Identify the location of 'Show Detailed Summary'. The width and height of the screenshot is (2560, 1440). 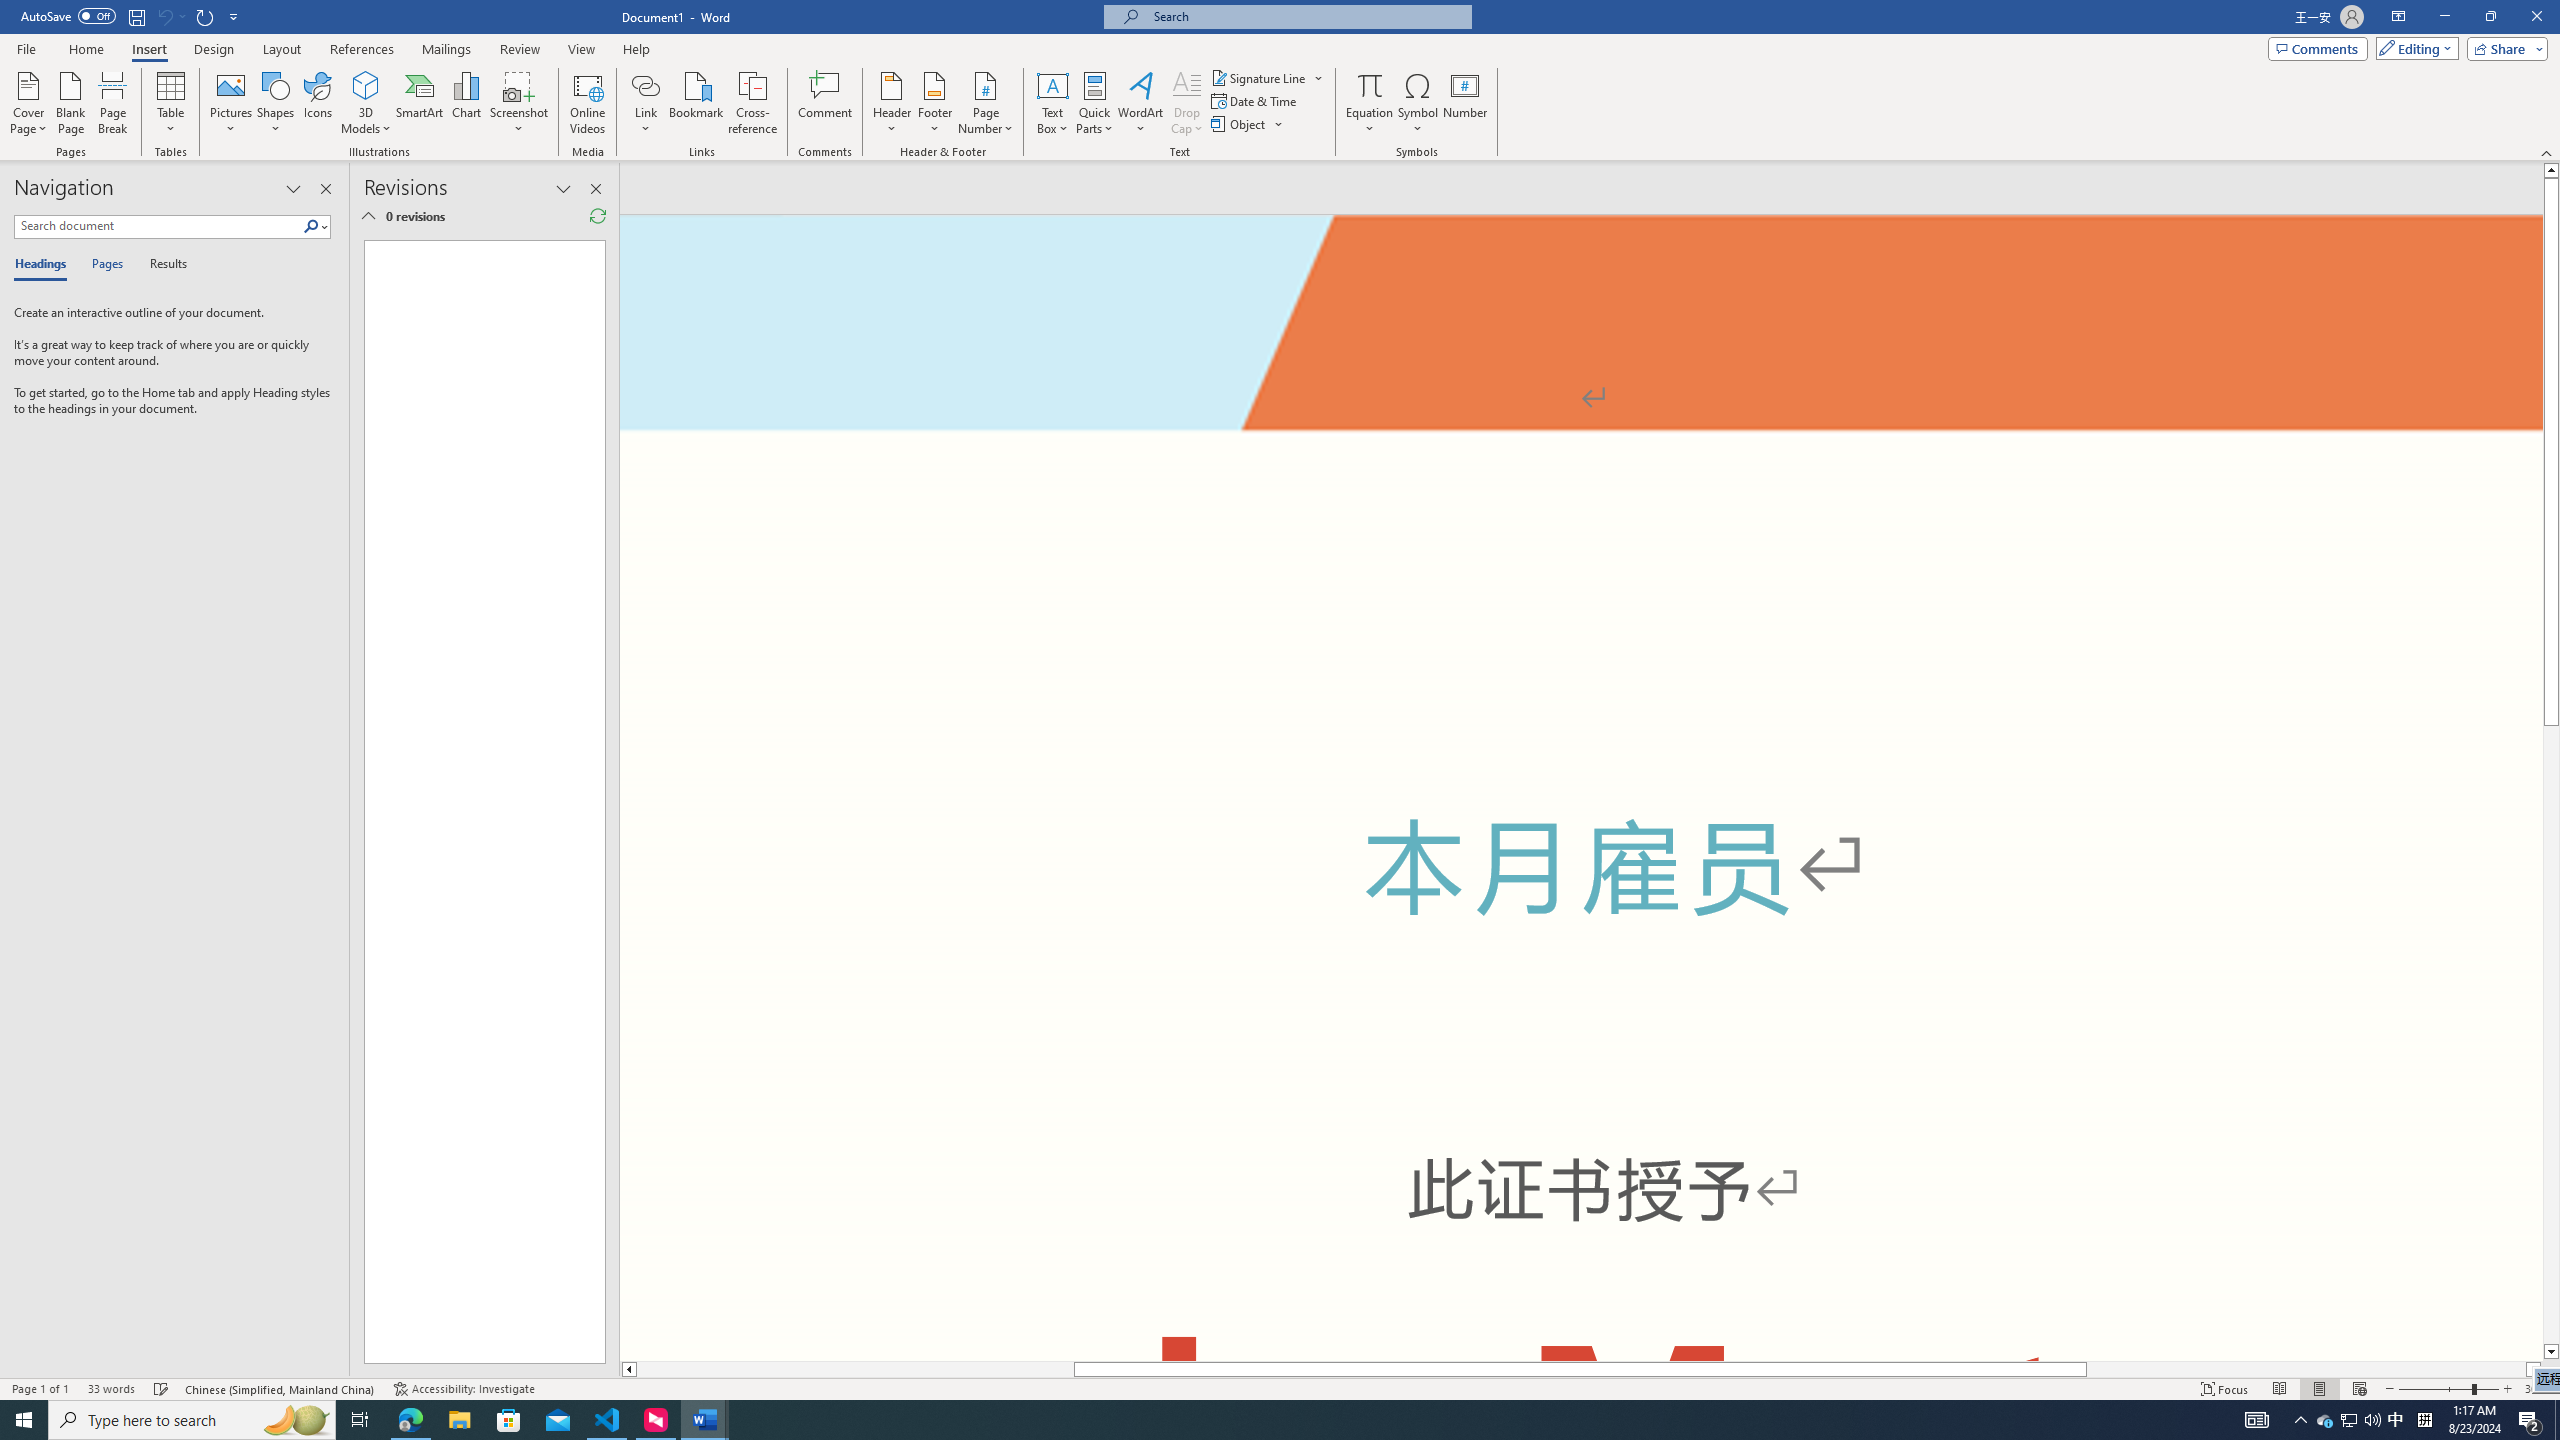
(367, 215).